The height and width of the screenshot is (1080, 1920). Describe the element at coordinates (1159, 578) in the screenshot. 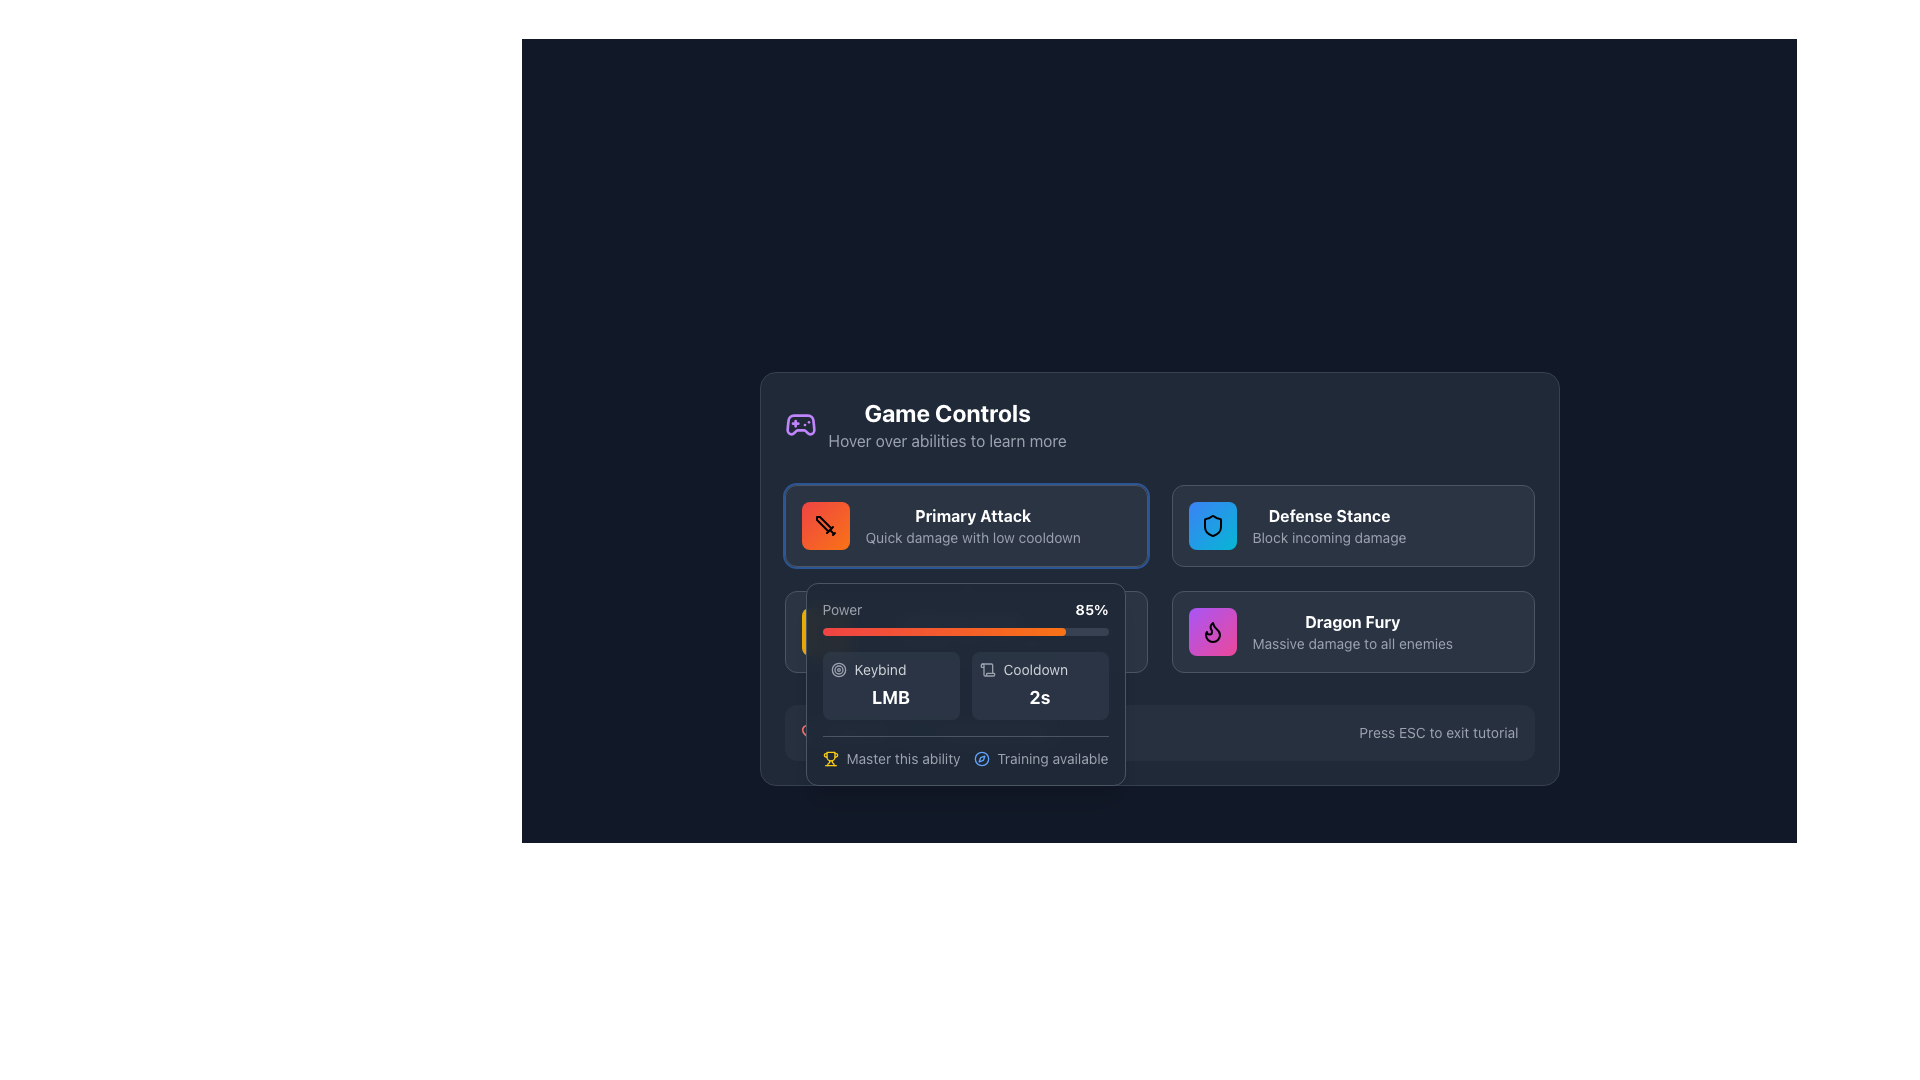

I see `the Information Panel that contains details about game abilities, which is styled with rounded corners and a dark gray background` at that location.